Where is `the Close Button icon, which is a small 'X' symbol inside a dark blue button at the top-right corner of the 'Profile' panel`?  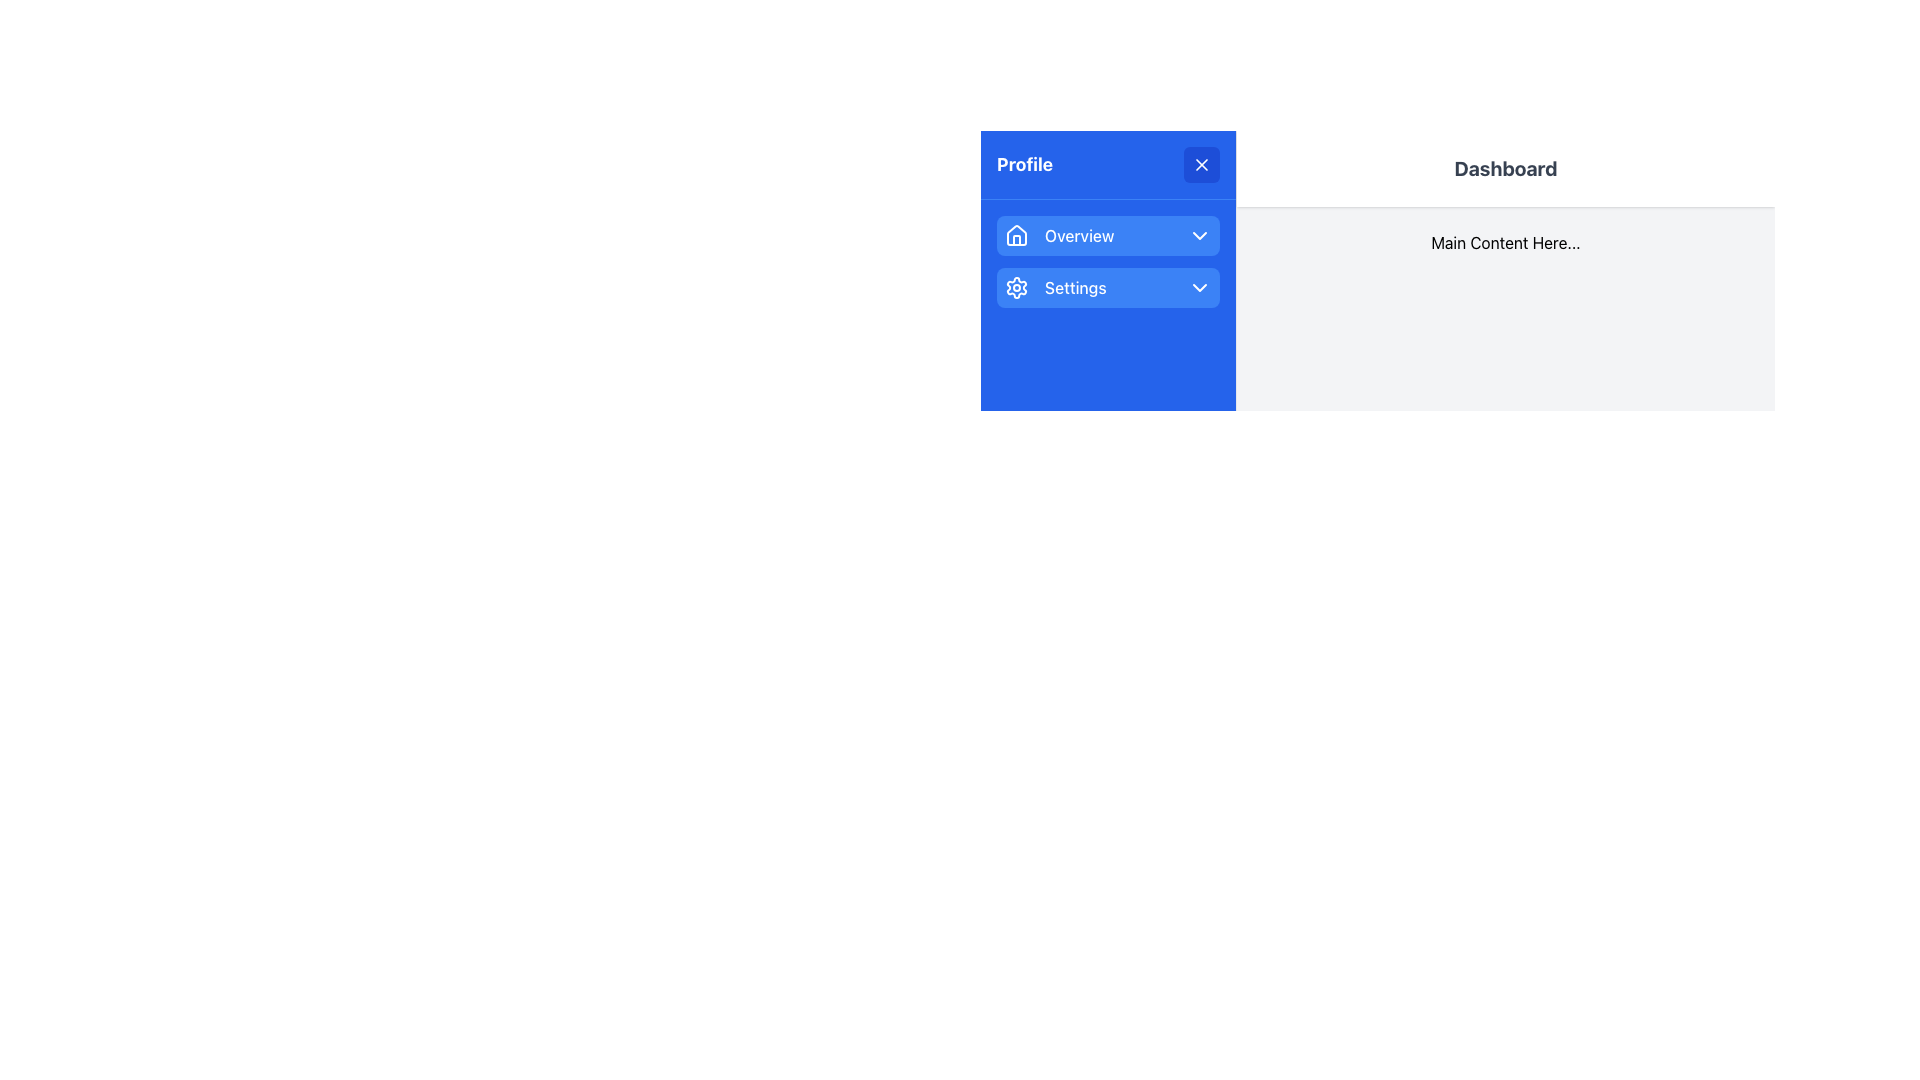 the Close Button icon, which is a small 'X' symbol inside a dark blue button at the top-right corner of the 'Profile' panel is located at coordinates (1200, 164).